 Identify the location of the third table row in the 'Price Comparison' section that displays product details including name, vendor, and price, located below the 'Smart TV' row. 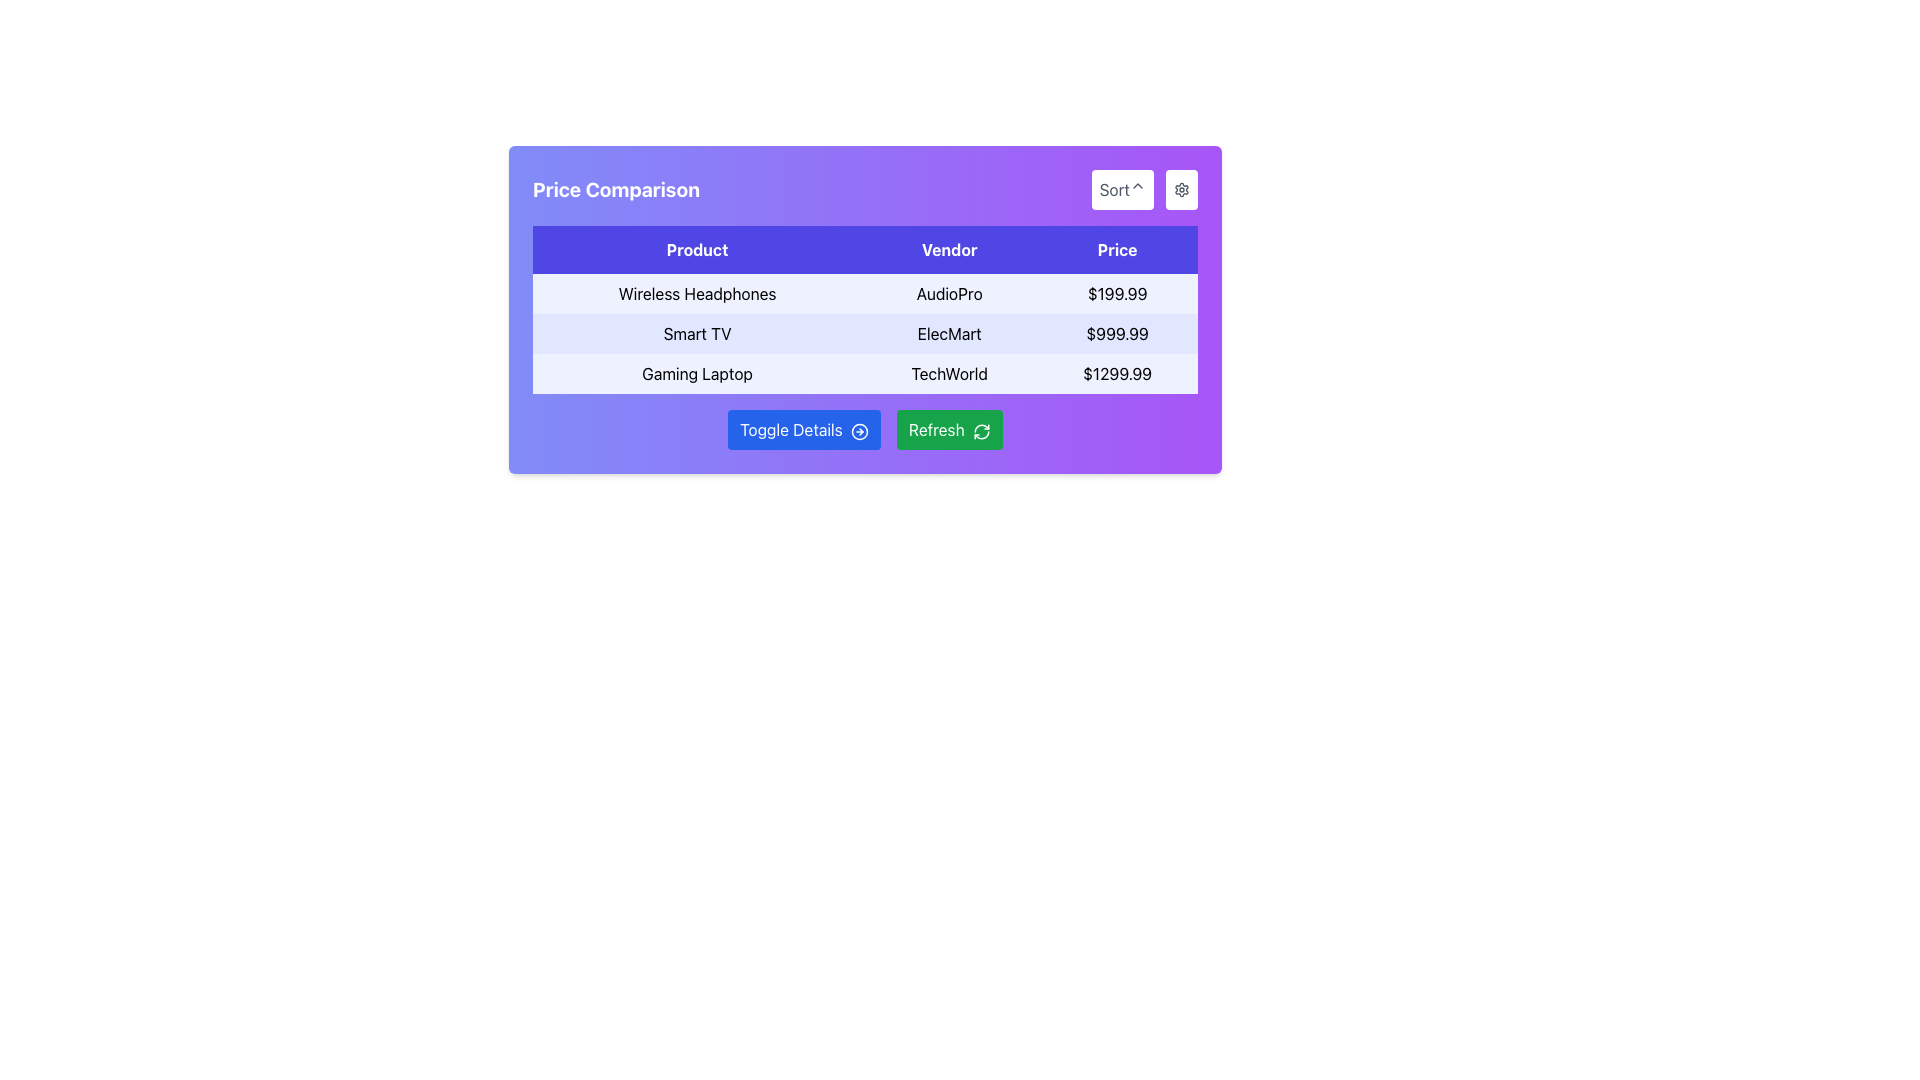
(865, 374).